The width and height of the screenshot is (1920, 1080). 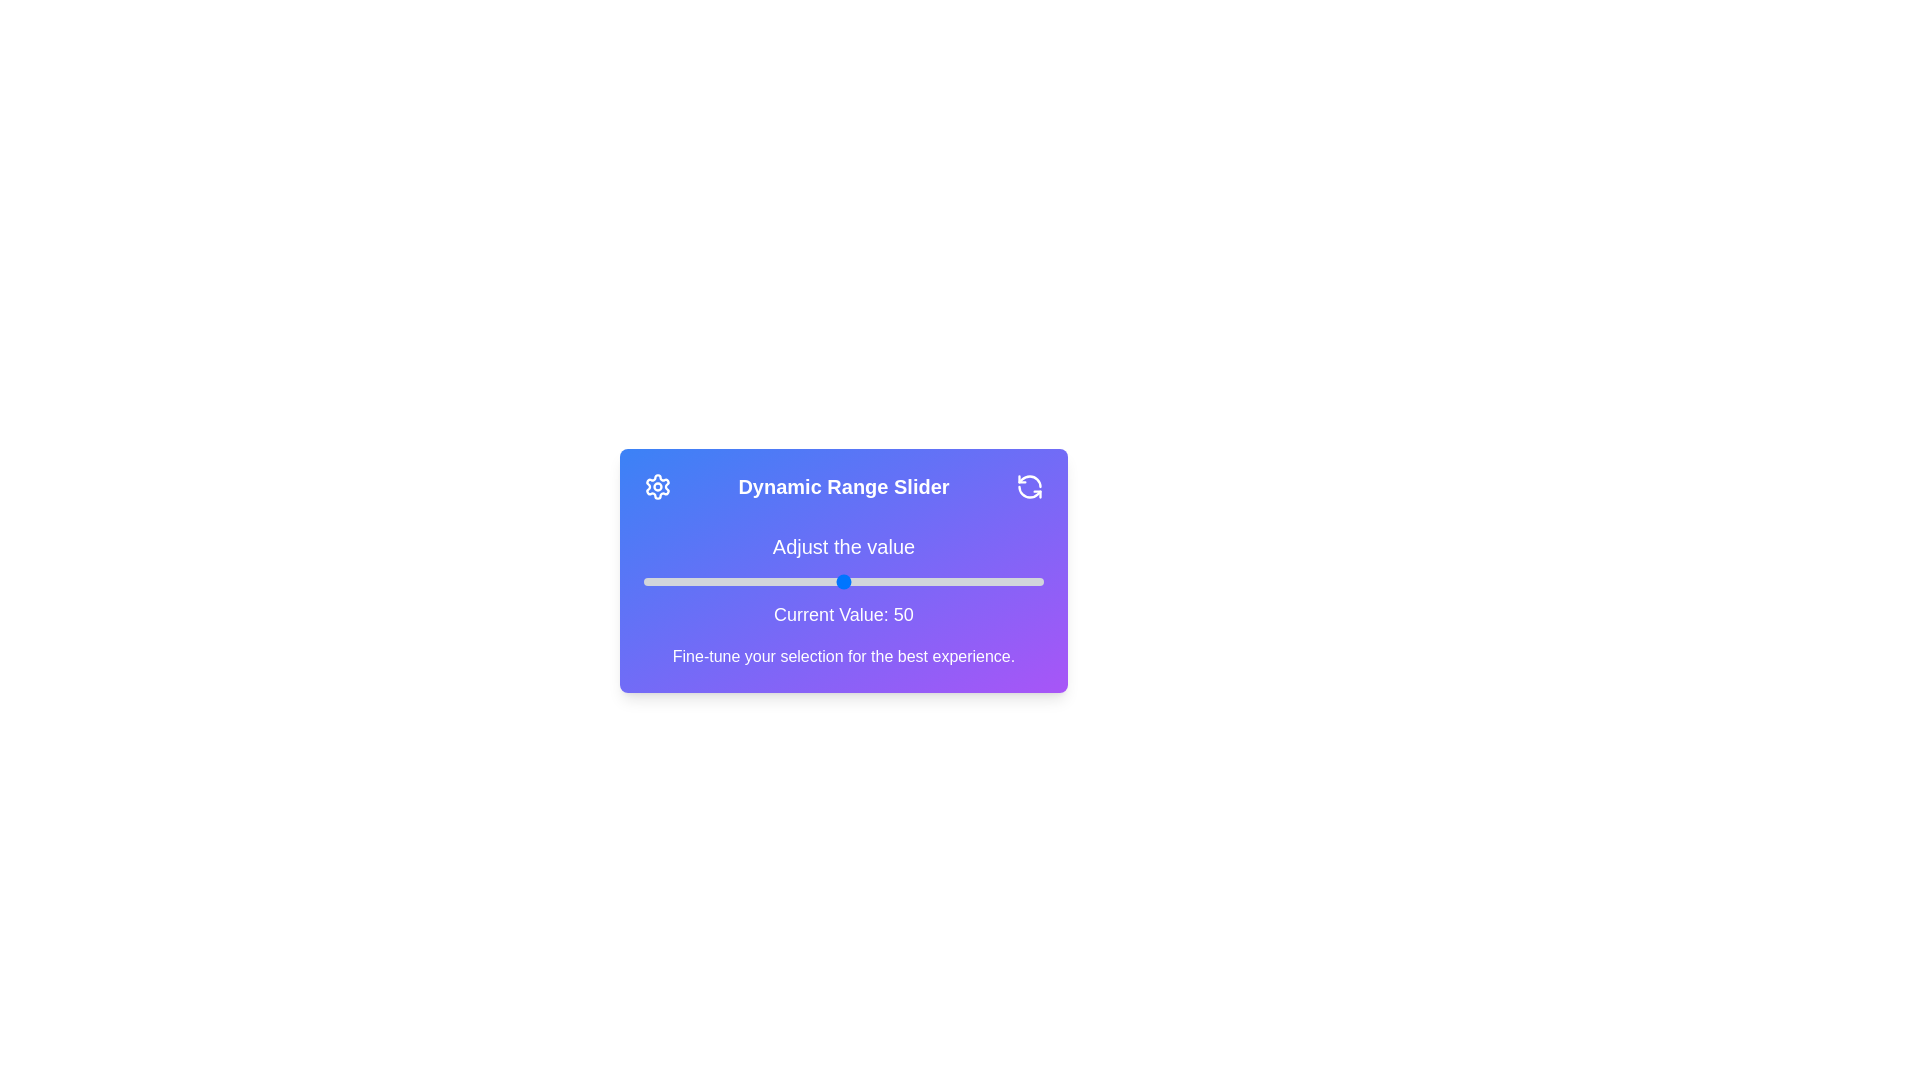 I want to click on the slider to set the value to 39, so click(x=800, y=582).